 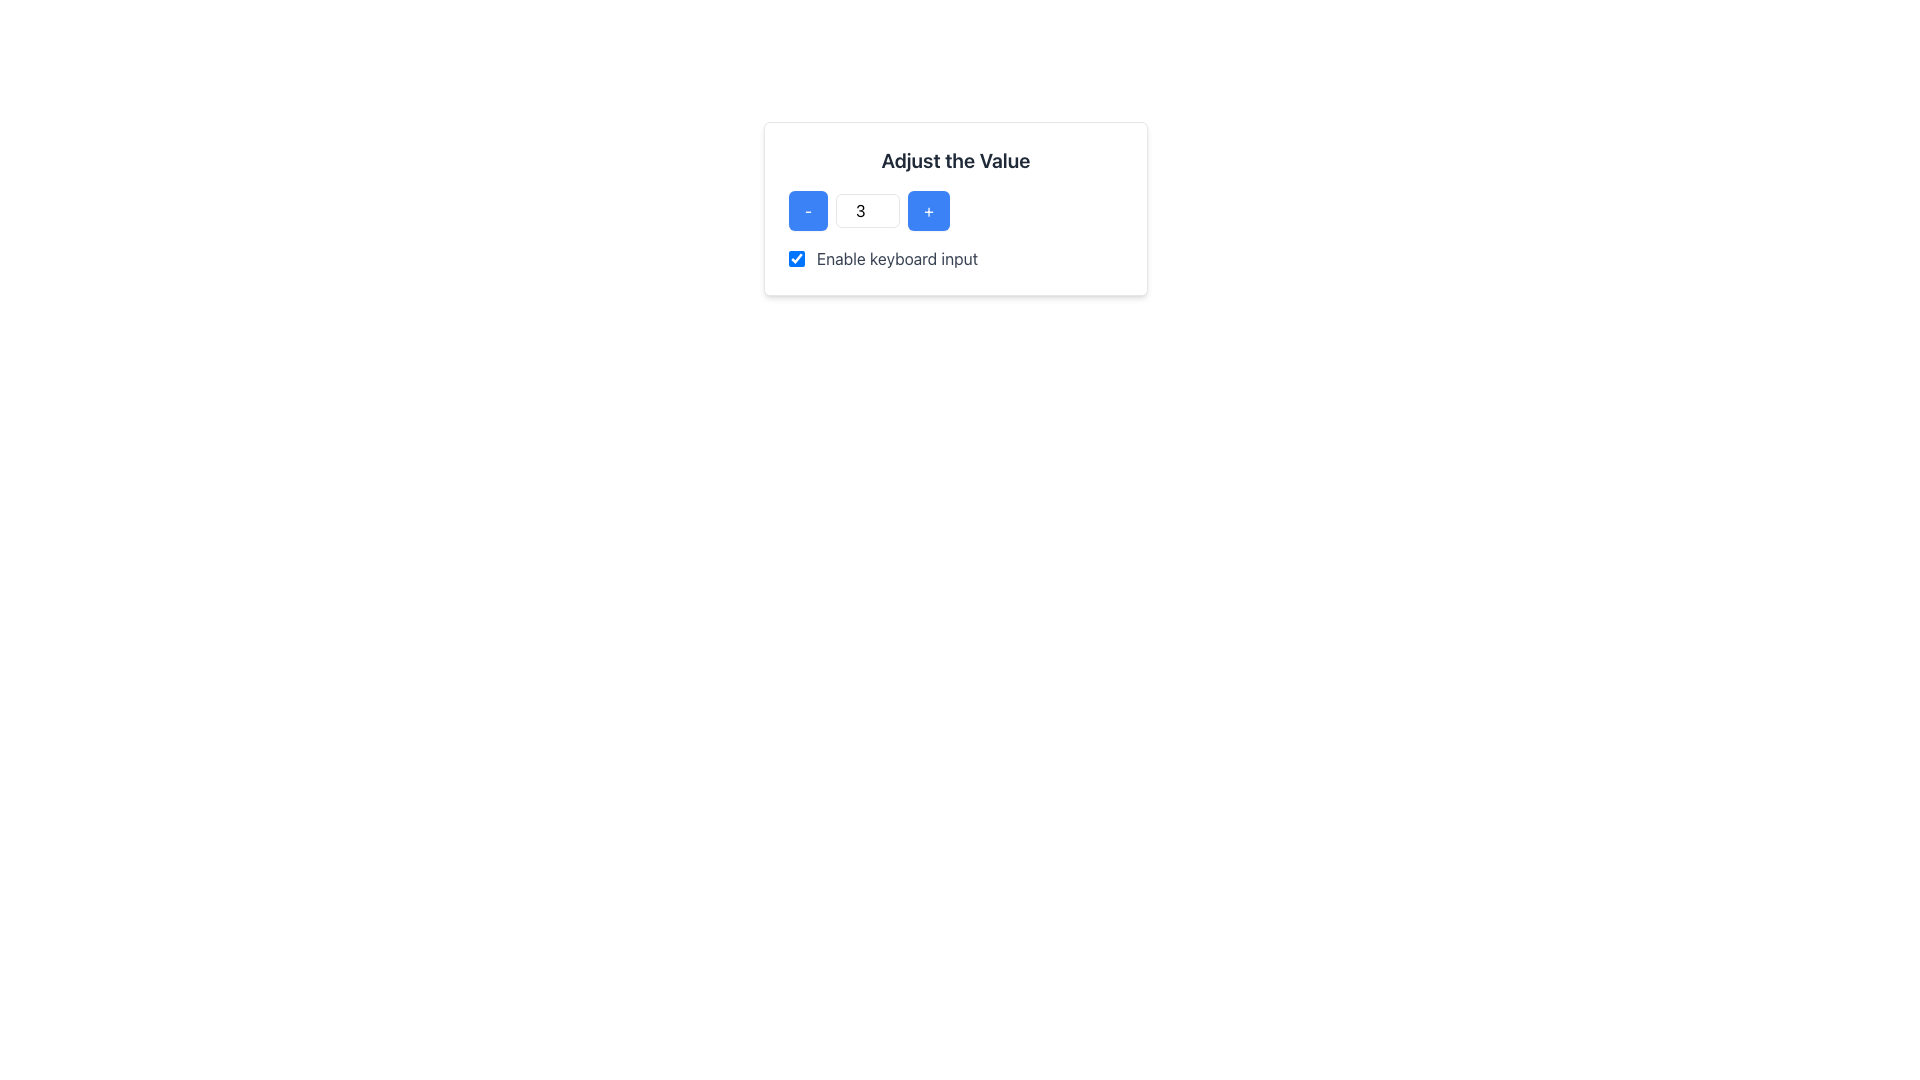 I want to click on the Number input field displaying the numeric value '3', so click(x=868, y=211).